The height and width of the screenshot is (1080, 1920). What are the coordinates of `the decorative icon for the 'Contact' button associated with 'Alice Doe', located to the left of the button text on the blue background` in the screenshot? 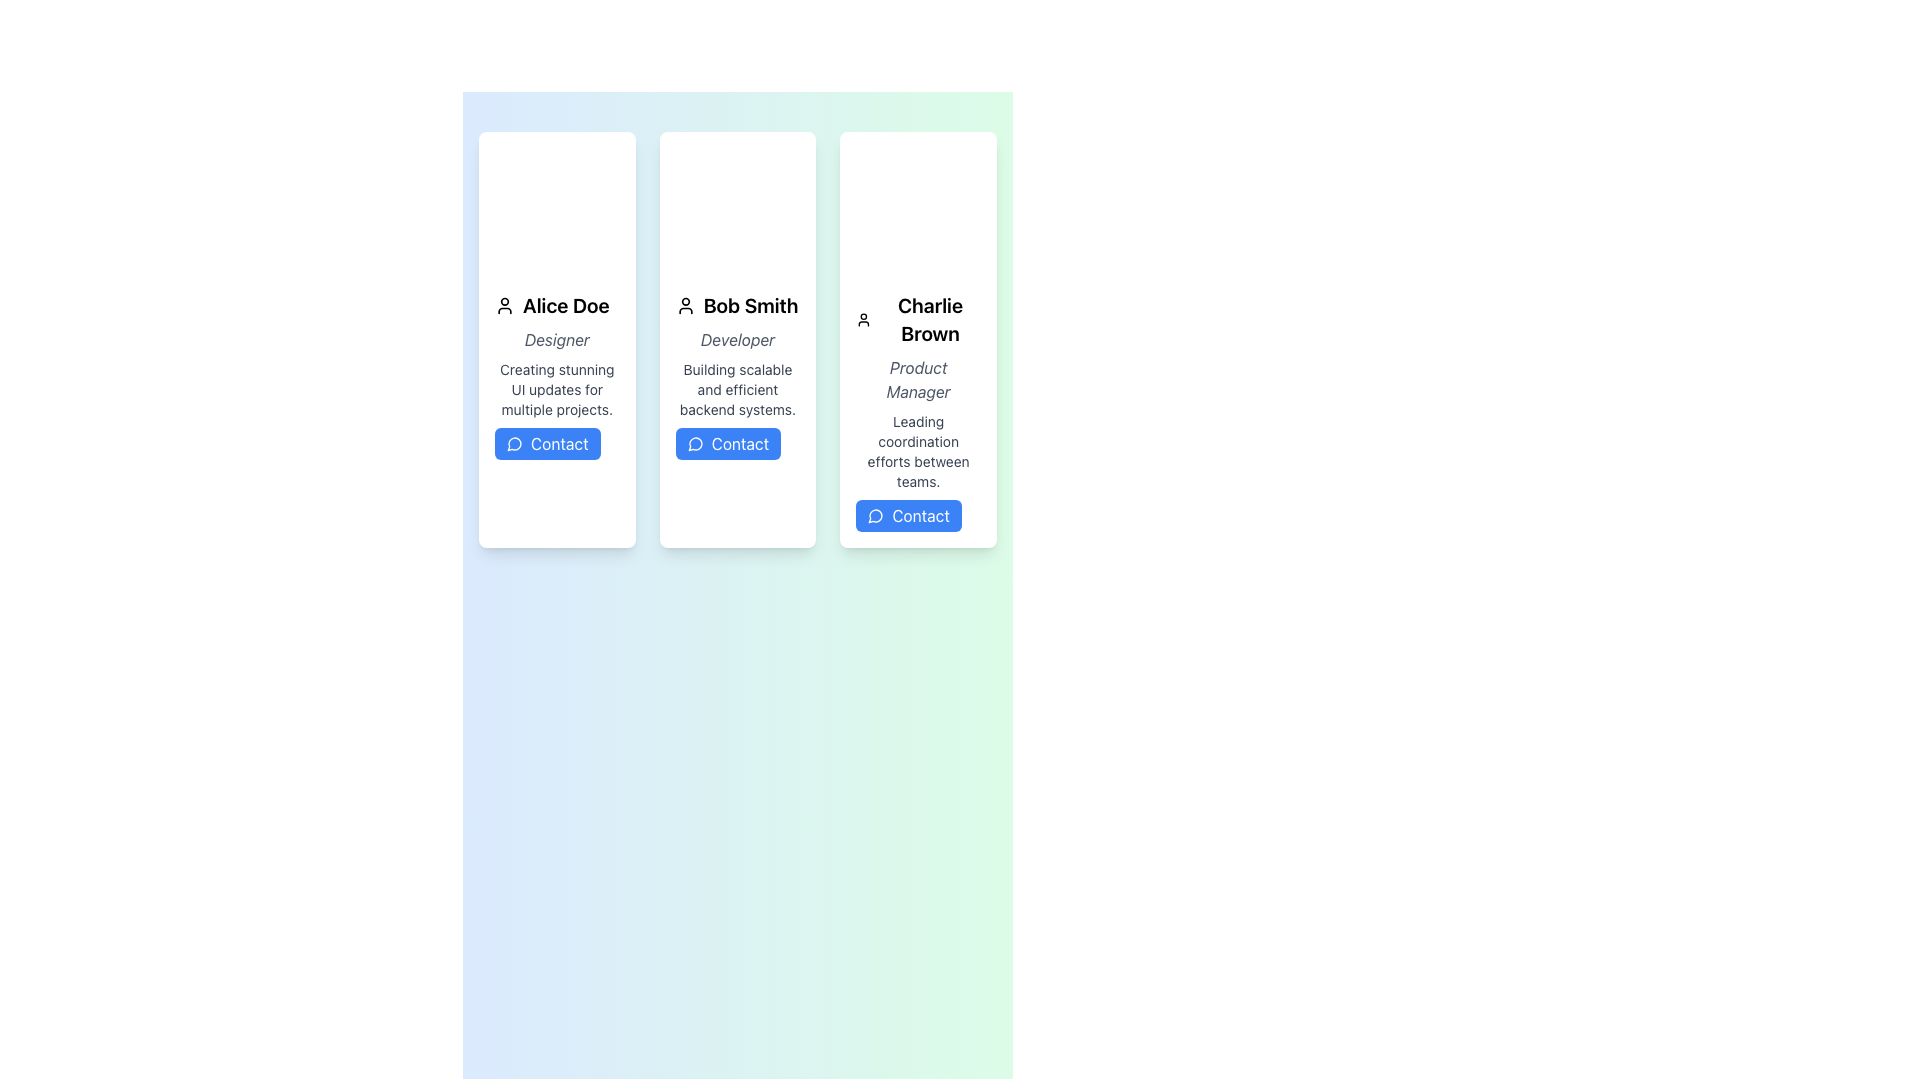 It's located at (514, 443).